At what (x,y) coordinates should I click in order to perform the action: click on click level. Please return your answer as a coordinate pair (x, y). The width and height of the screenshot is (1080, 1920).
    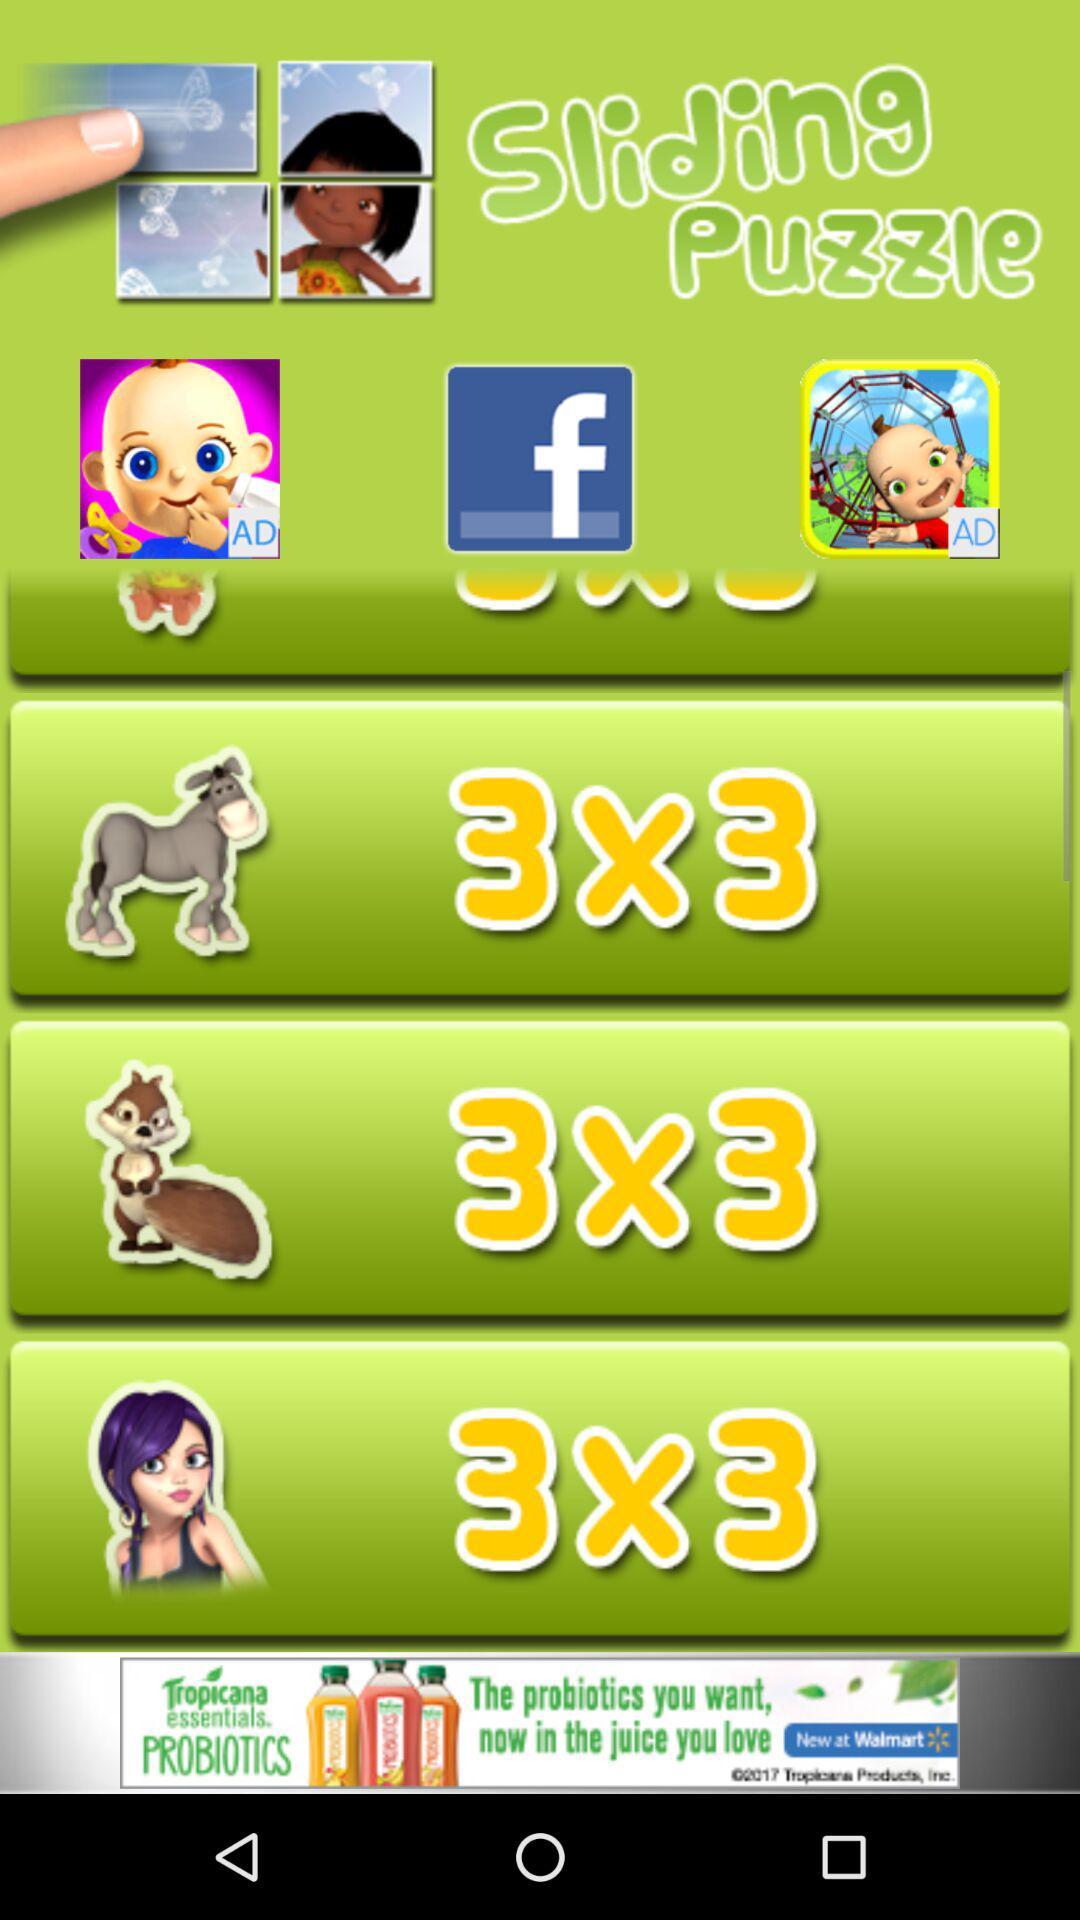
    Looking at the image, I should click on (540, 1496).